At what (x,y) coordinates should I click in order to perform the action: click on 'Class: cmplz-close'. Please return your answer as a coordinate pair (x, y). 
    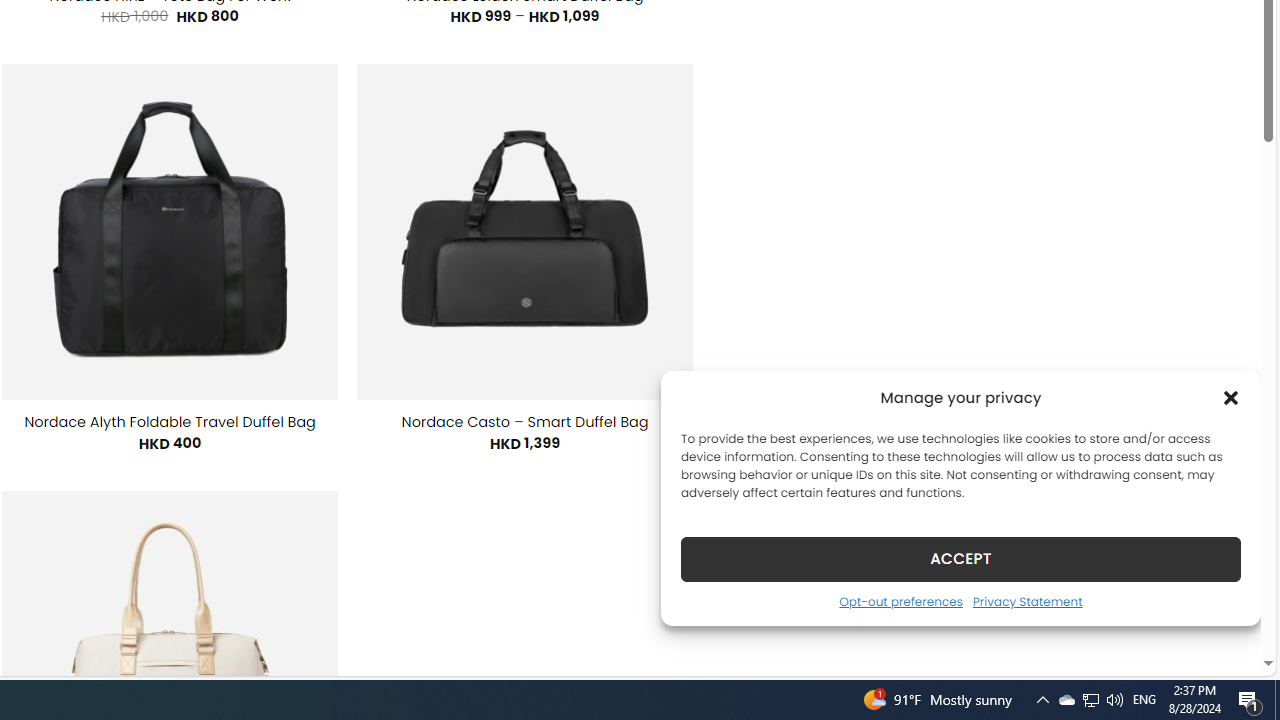
    Looking at the image, I should click on (1230, 397).